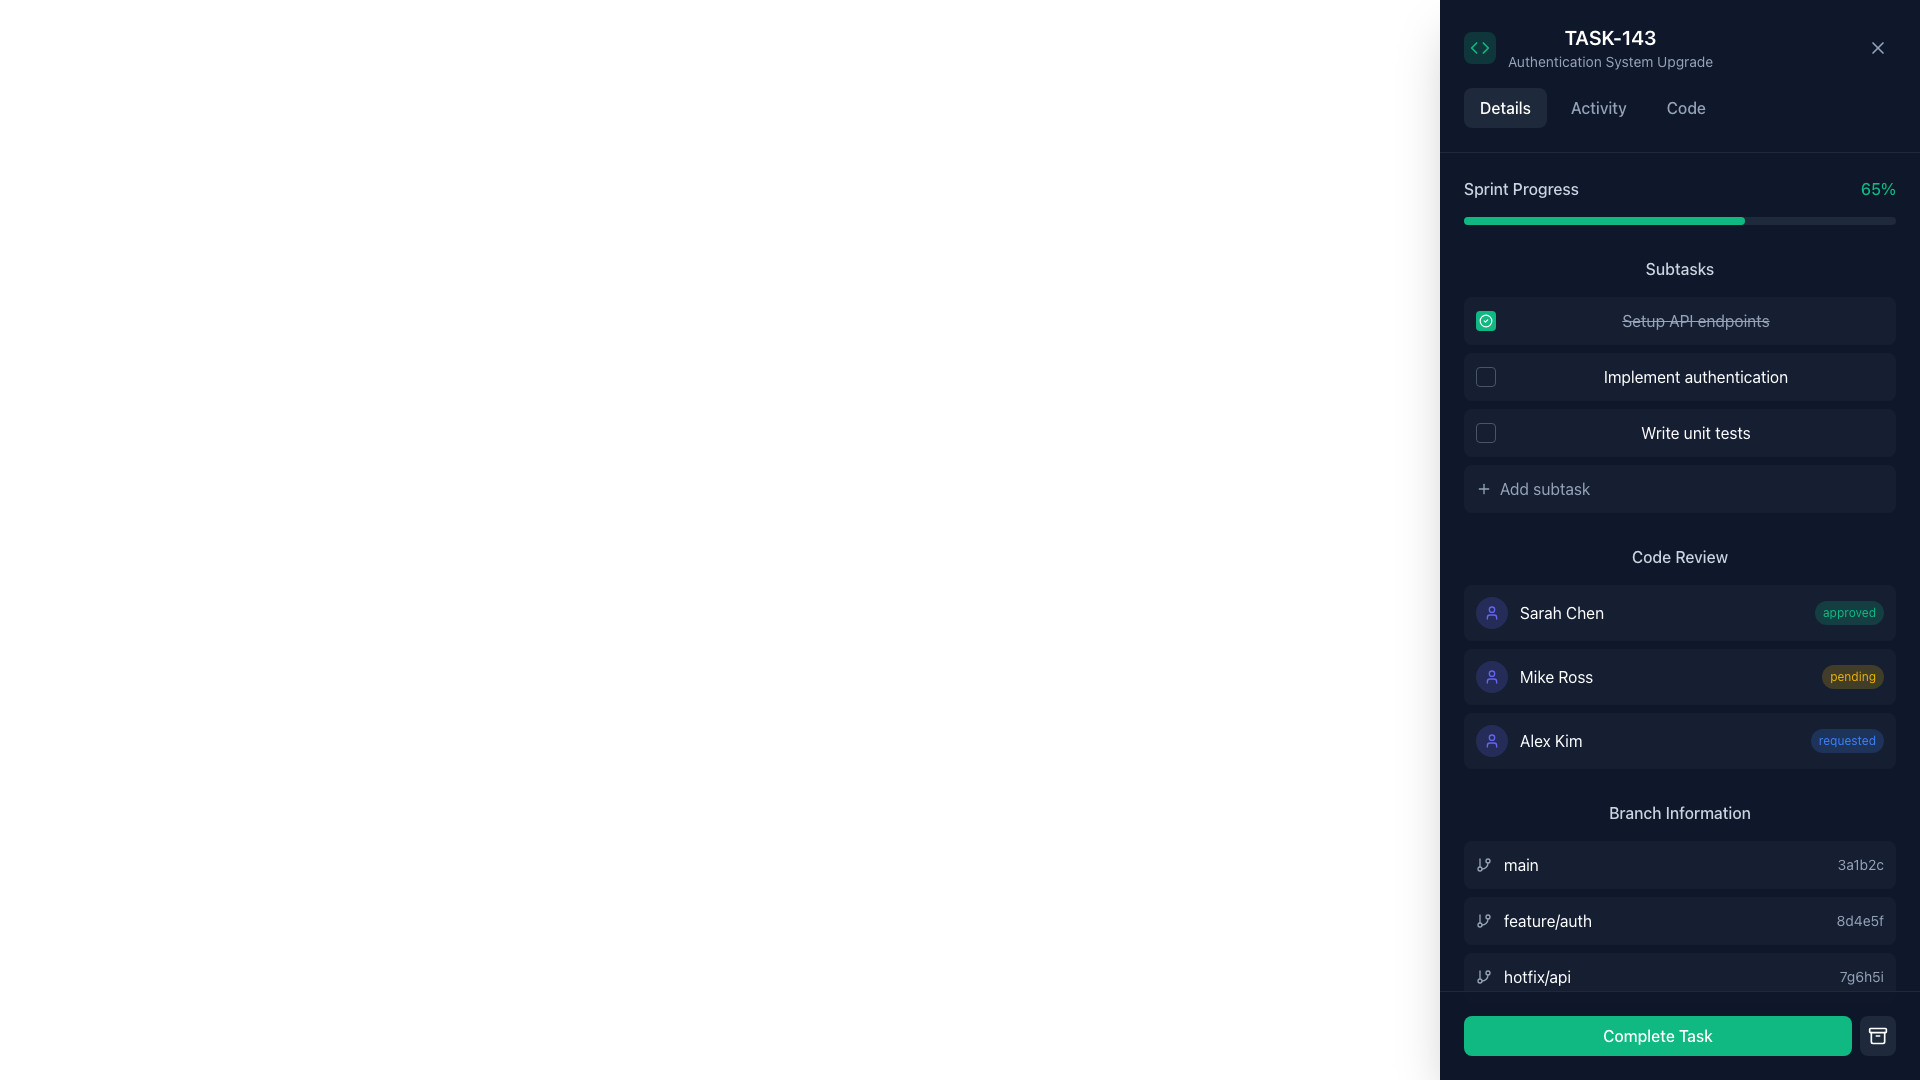  I want to click on the unique identifier text element located at the top-left corner of the right section of the interface, which is positioned above the 'Authentication System Upgrade' text, so click(1610, 38).